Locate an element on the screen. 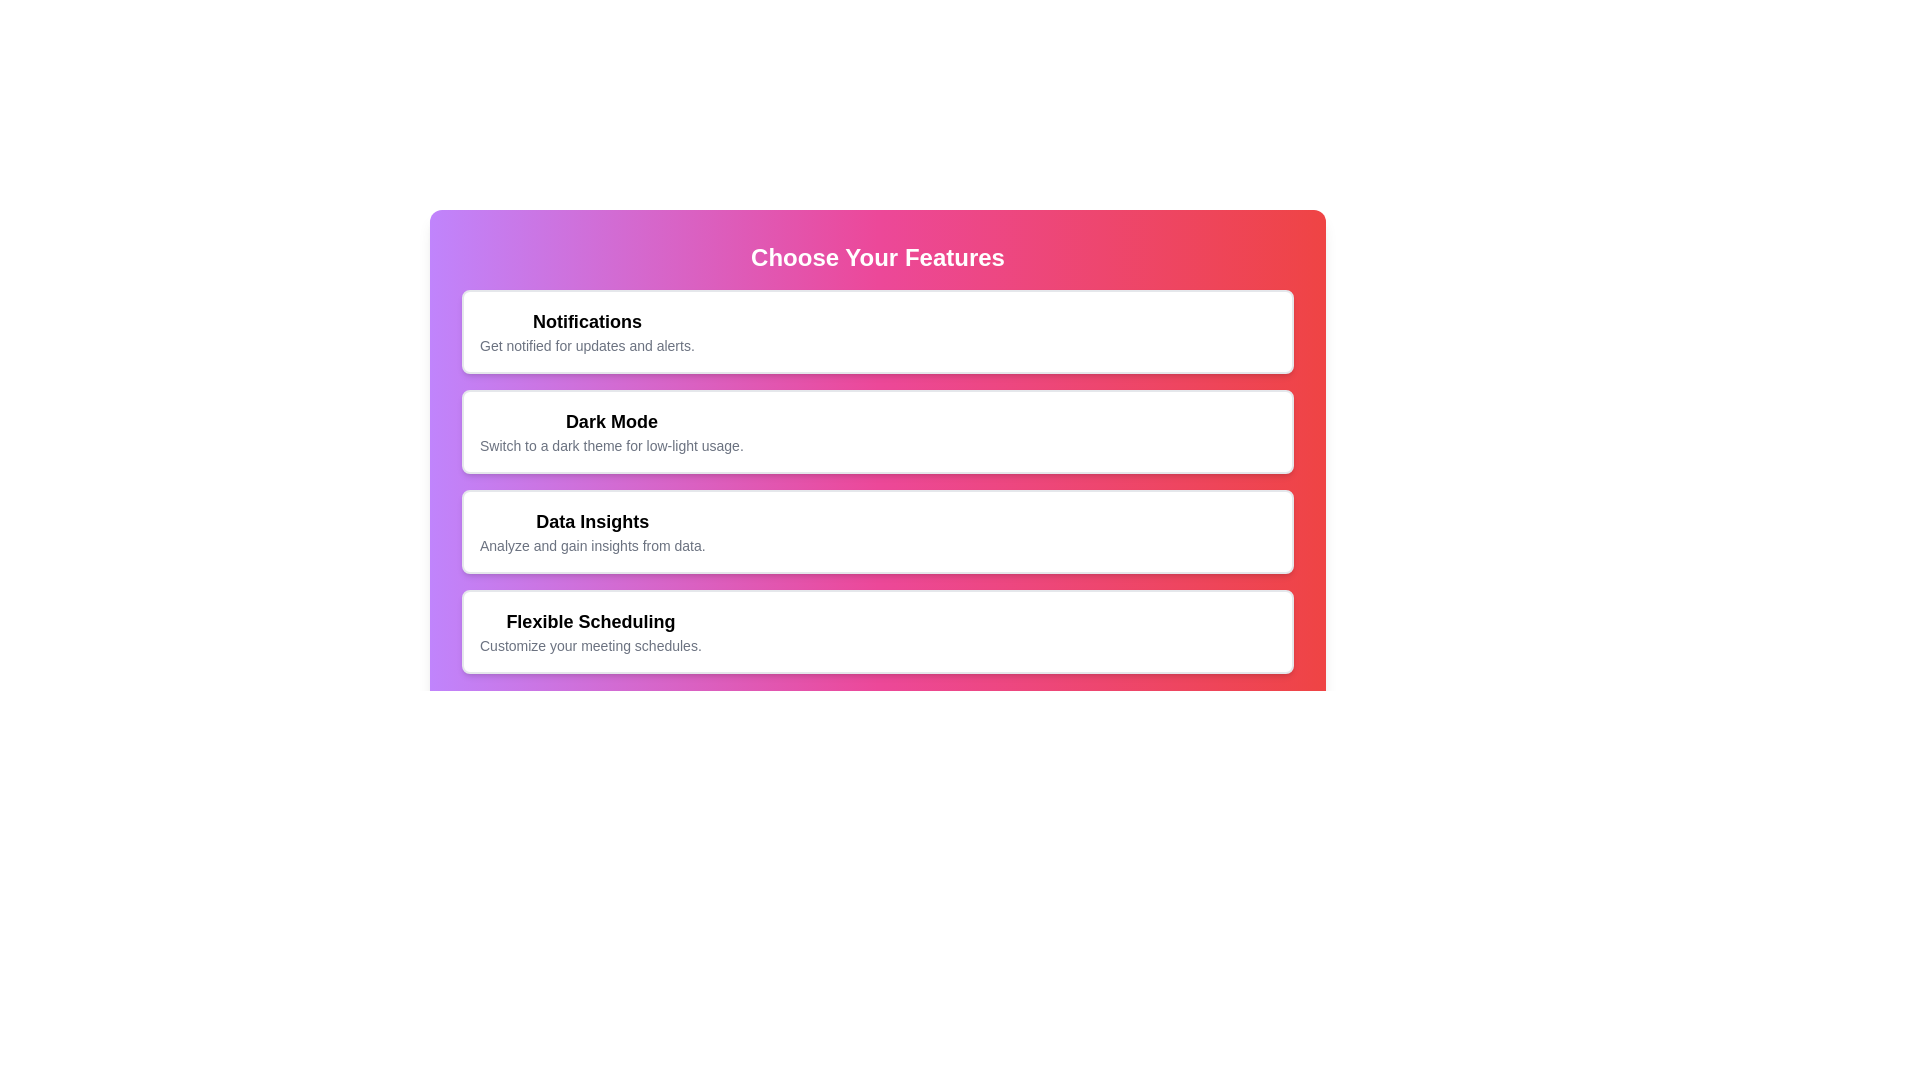 This screenshot has height=1080, width=1920. the fourth informational card in the vertical list is located at coordinates (878, 632).